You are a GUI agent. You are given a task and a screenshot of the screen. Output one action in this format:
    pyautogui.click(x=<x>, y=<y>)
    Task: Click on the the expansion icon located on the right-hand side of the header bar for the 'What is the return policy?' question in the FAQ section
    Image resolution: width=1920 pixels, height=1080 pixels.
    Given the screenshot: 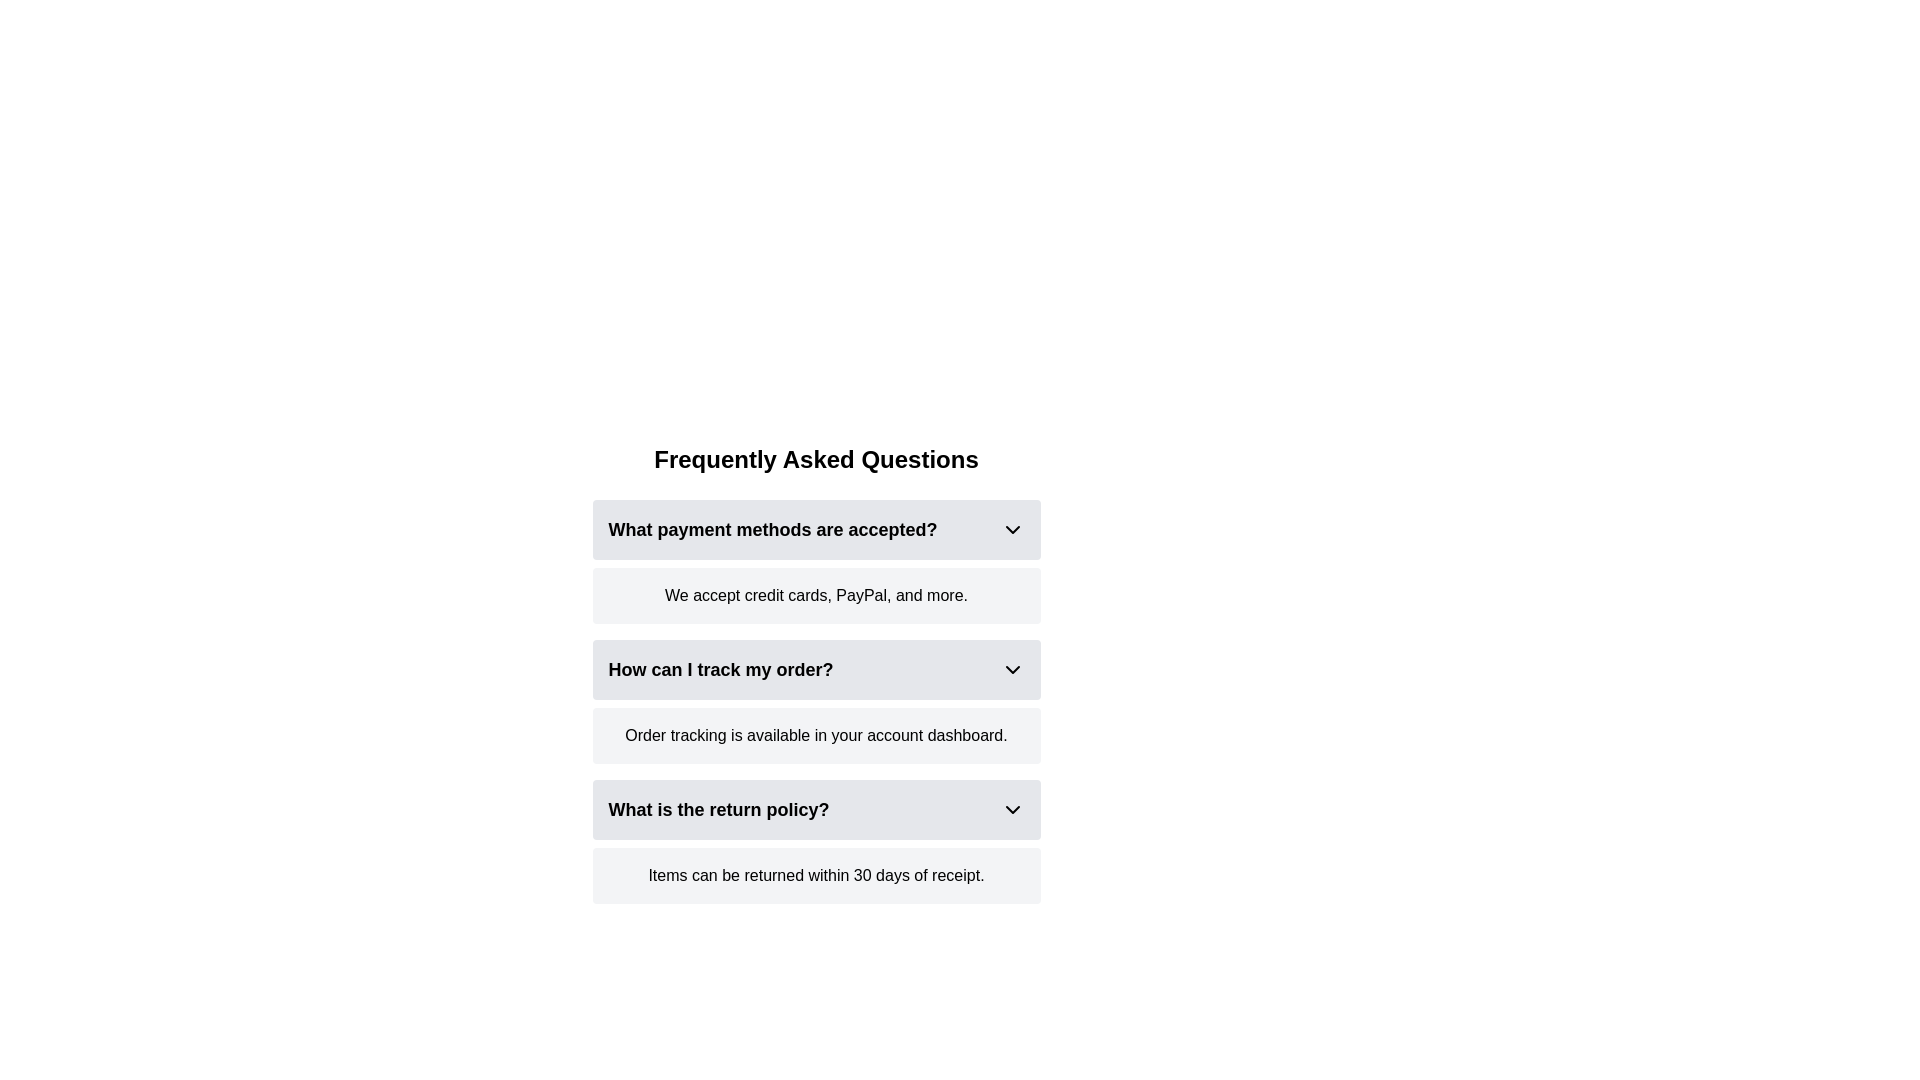 What is the action you would take?
    pyautogui.click(x=1012, y=810)
    